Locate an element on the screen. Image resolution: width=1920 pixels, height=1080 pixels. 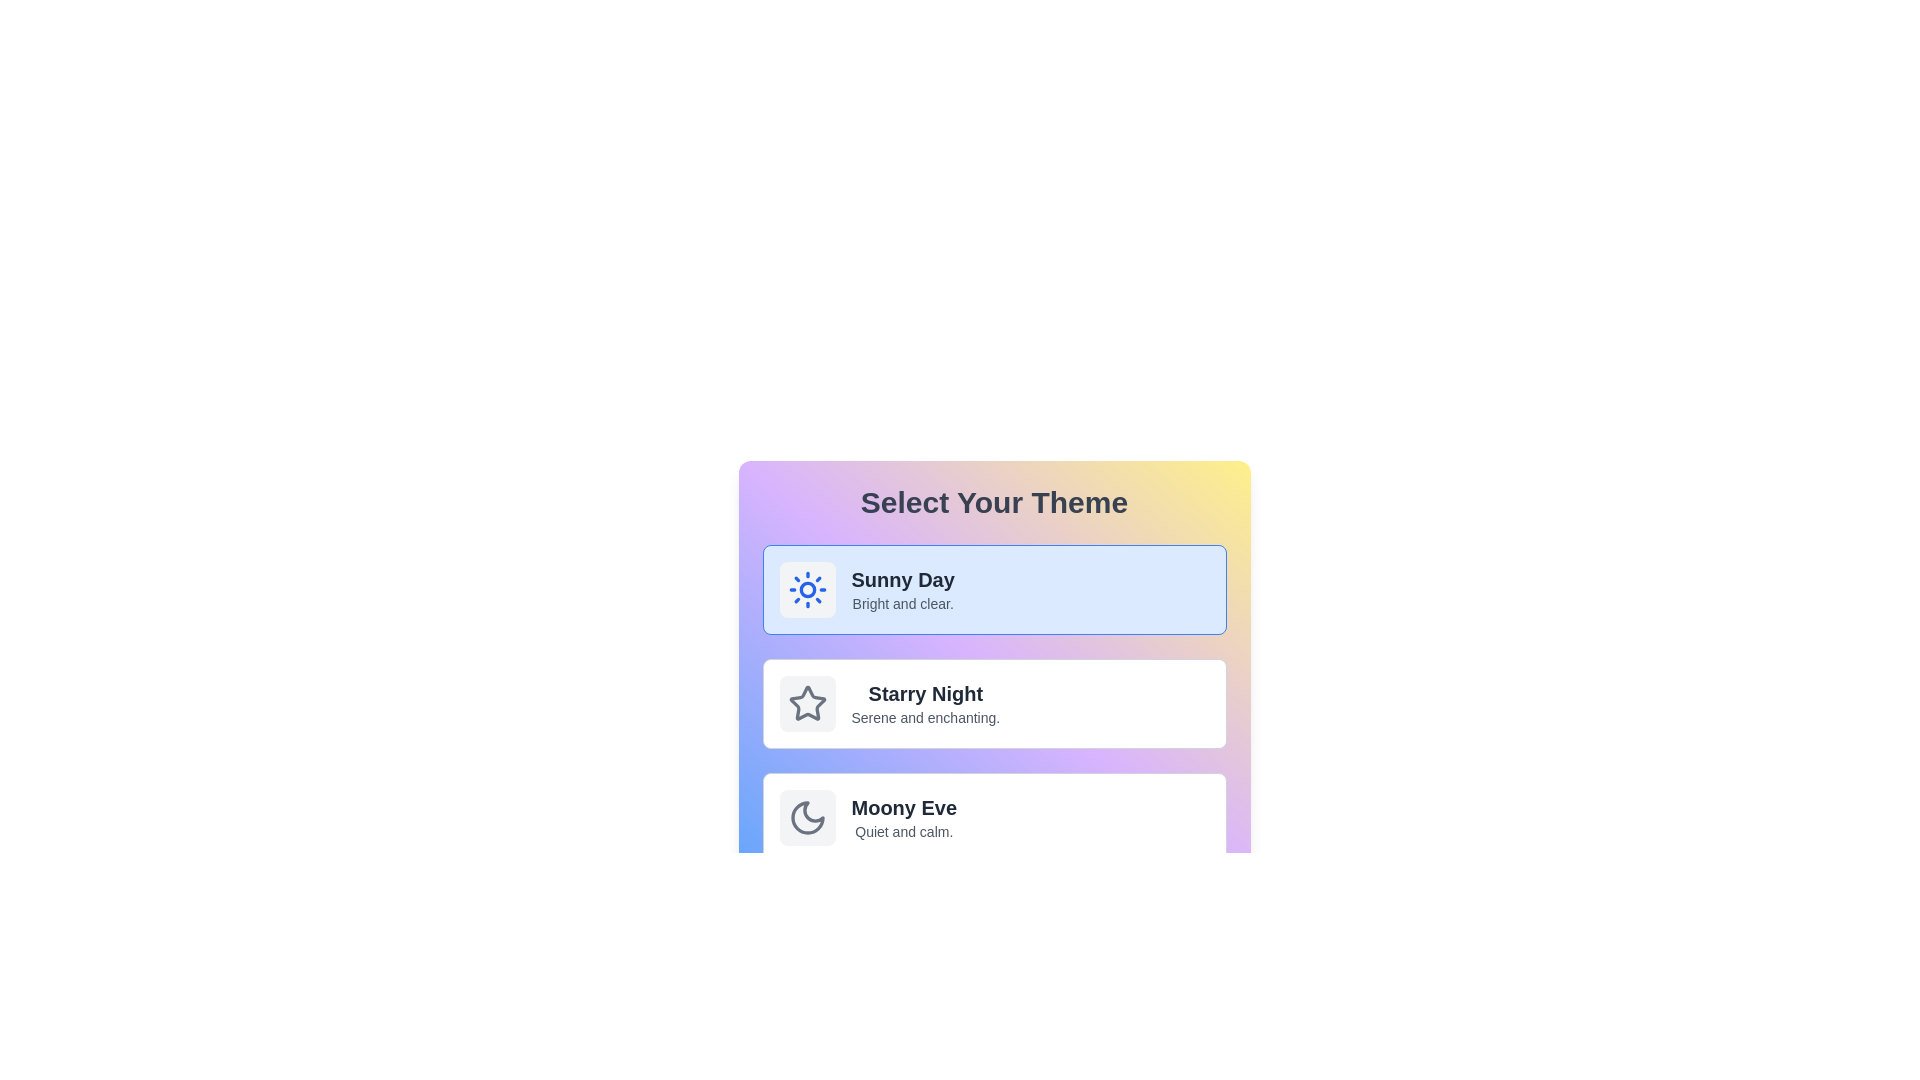
the moon icon representing the 'Moony Eve' theme selection is located at coordinates (807, 817).